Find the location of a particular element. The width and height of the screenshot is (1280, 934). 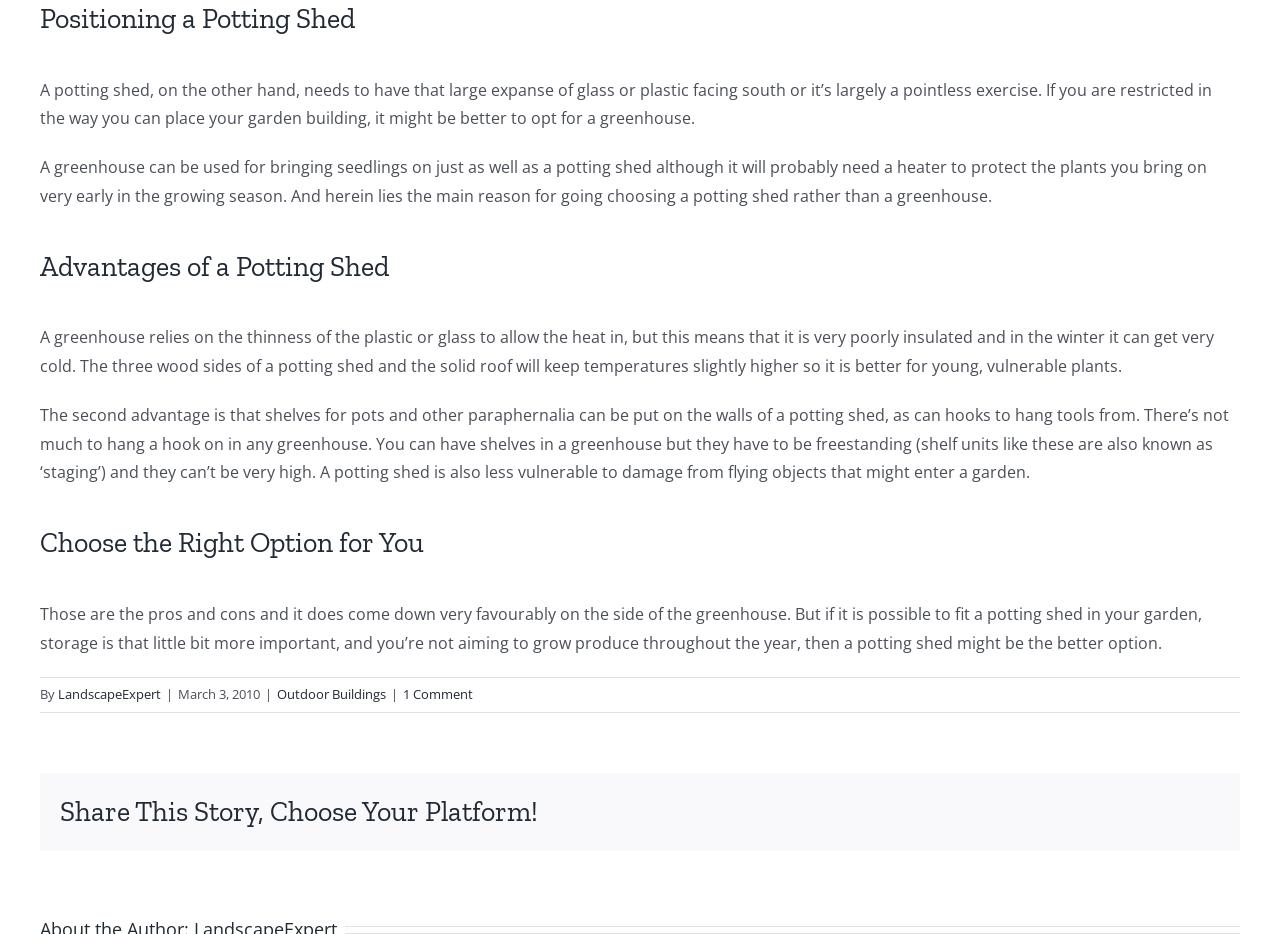

'Outdoor Buildings' is located at coordinates (275, 692).